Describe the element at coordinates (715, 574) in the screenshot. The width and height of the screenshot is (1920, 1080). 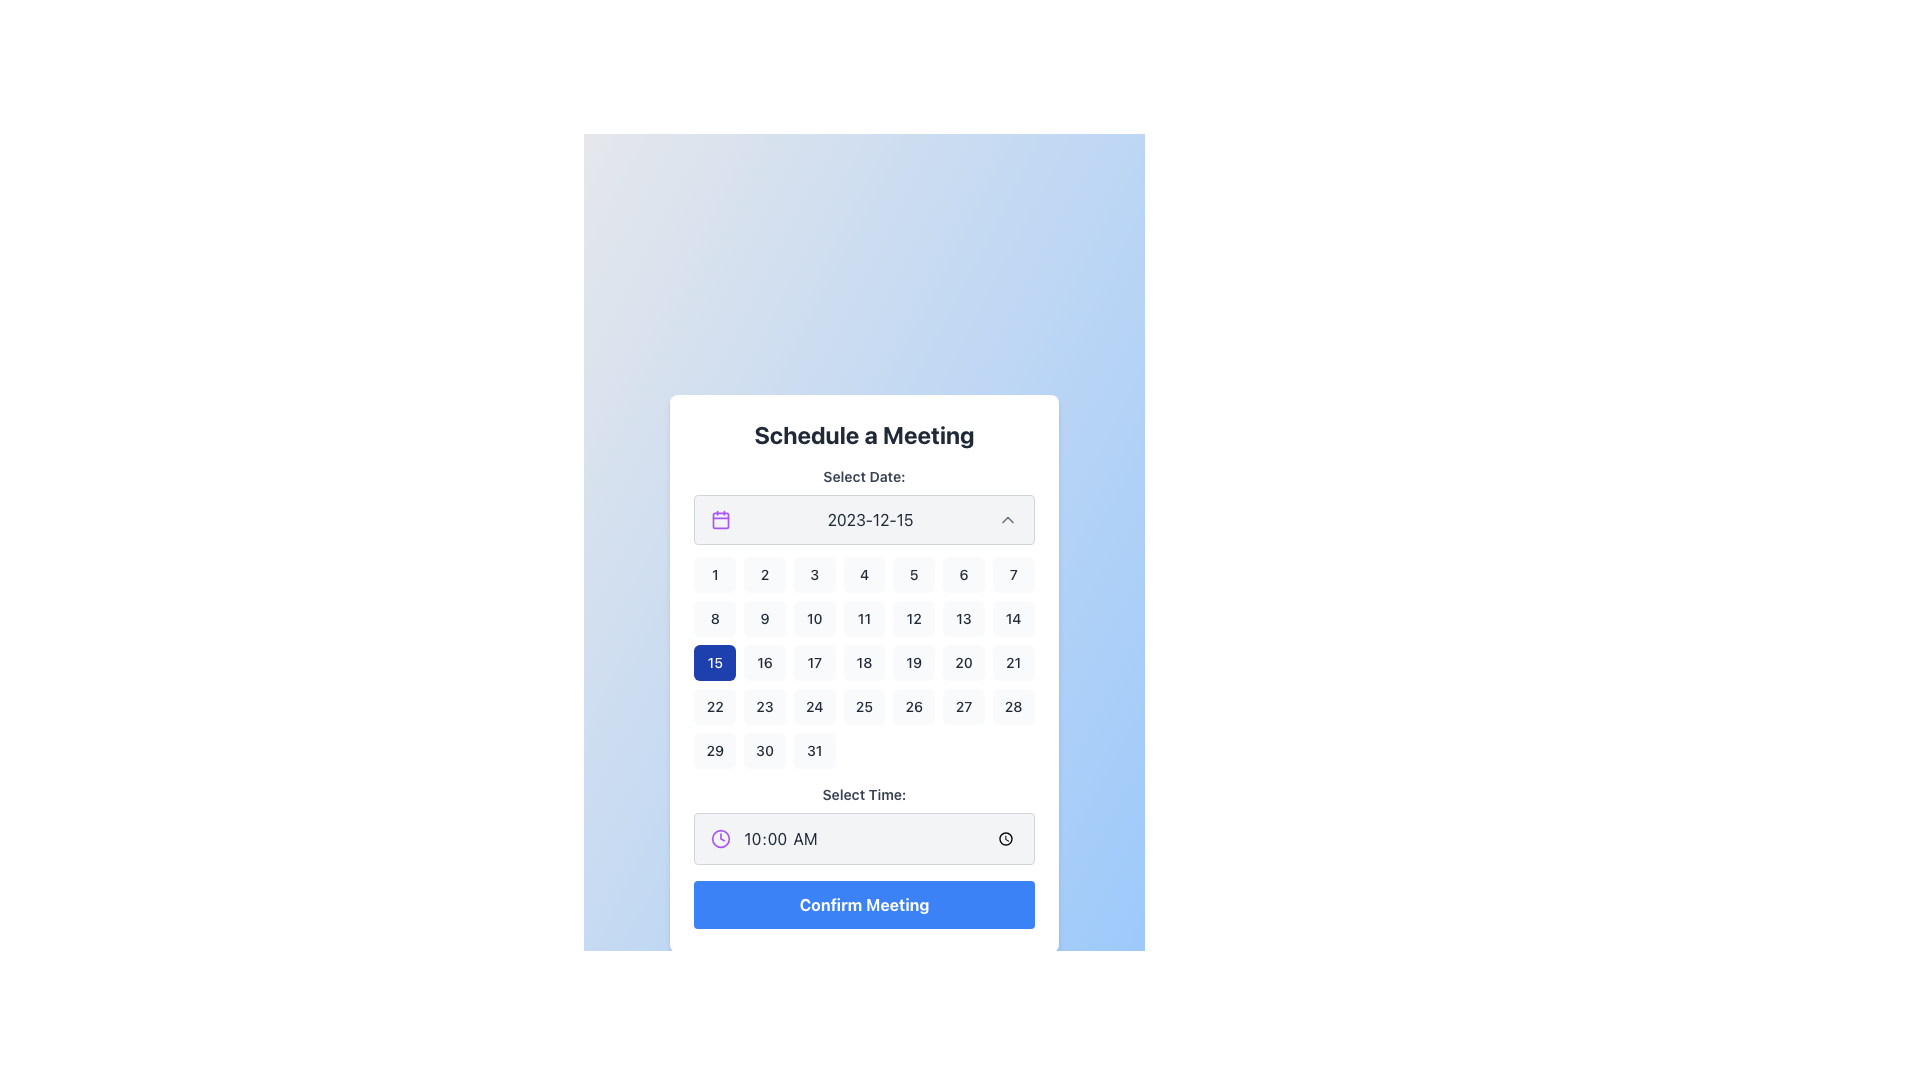
I see `the '1' button in the calendar interface` at that location.